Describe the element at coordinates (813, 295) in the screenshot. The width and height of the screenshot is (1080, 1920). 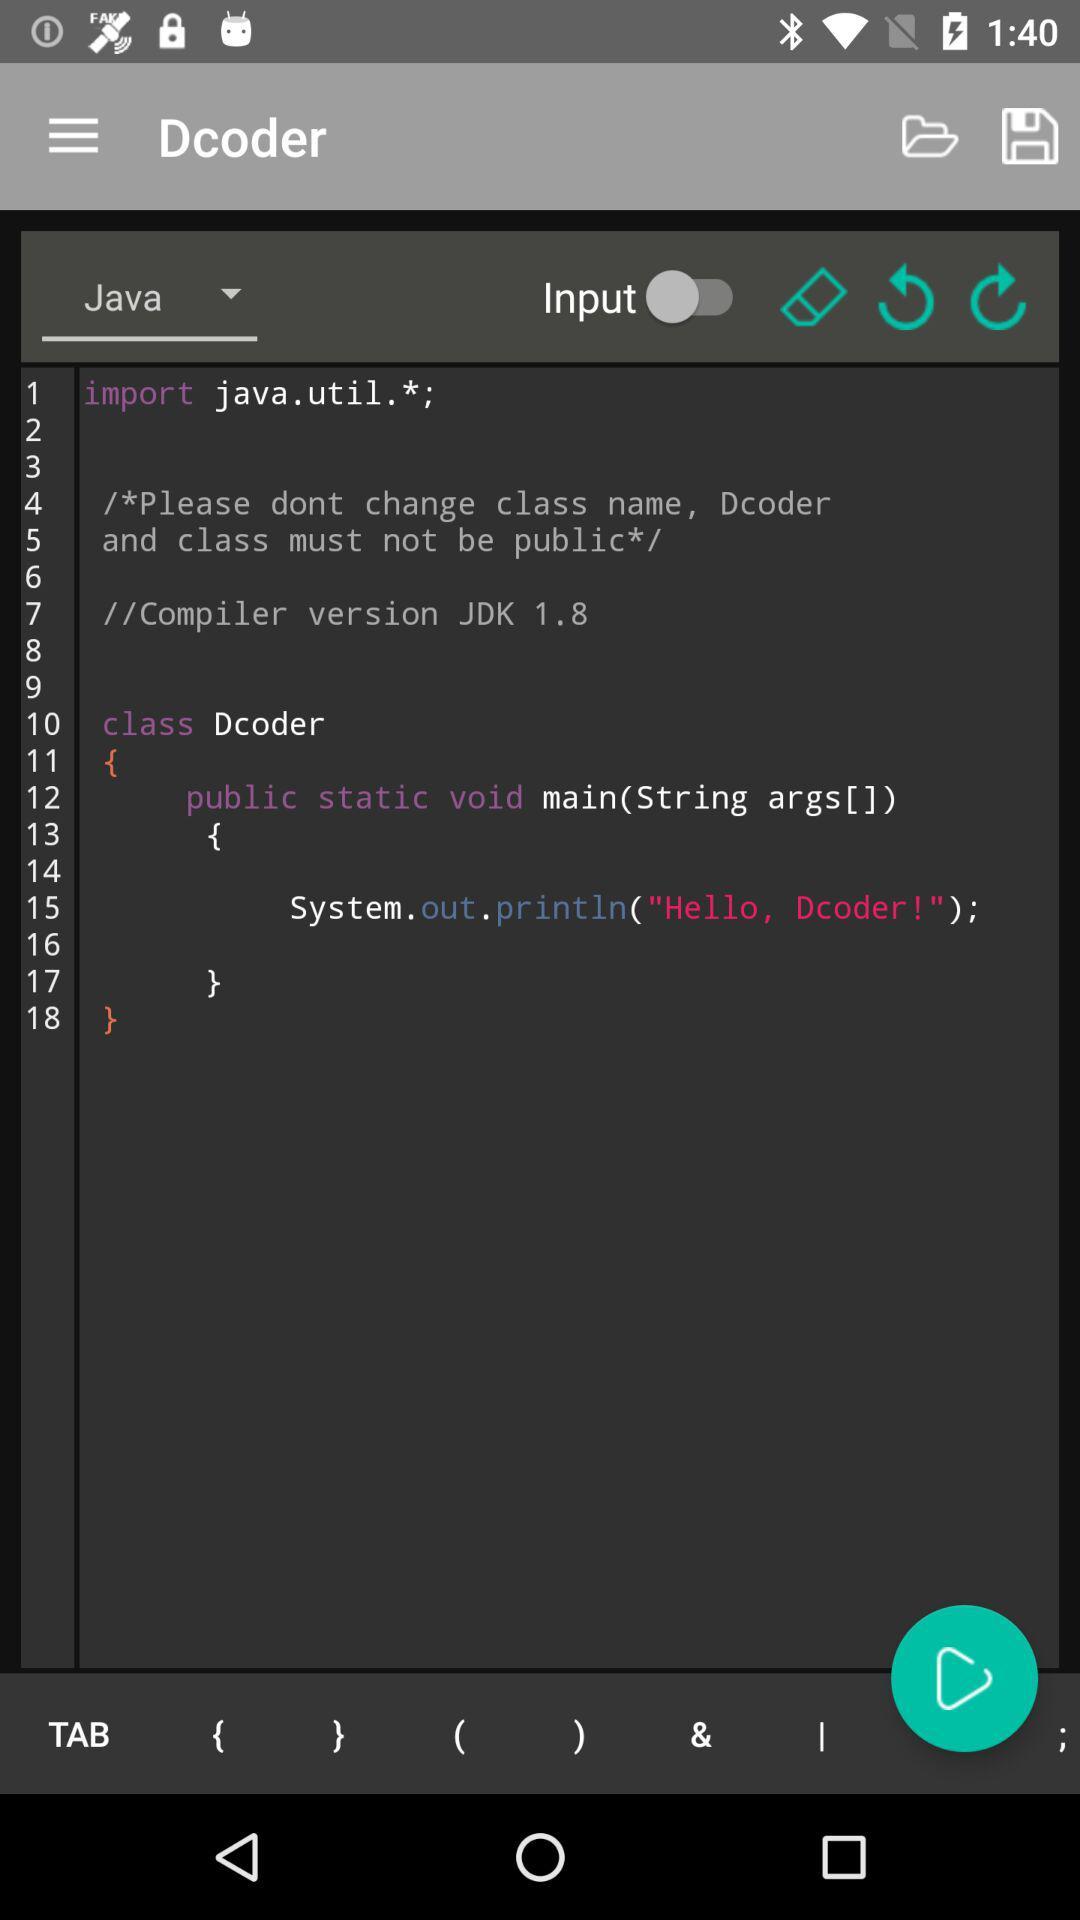
I see `click there` at that location.